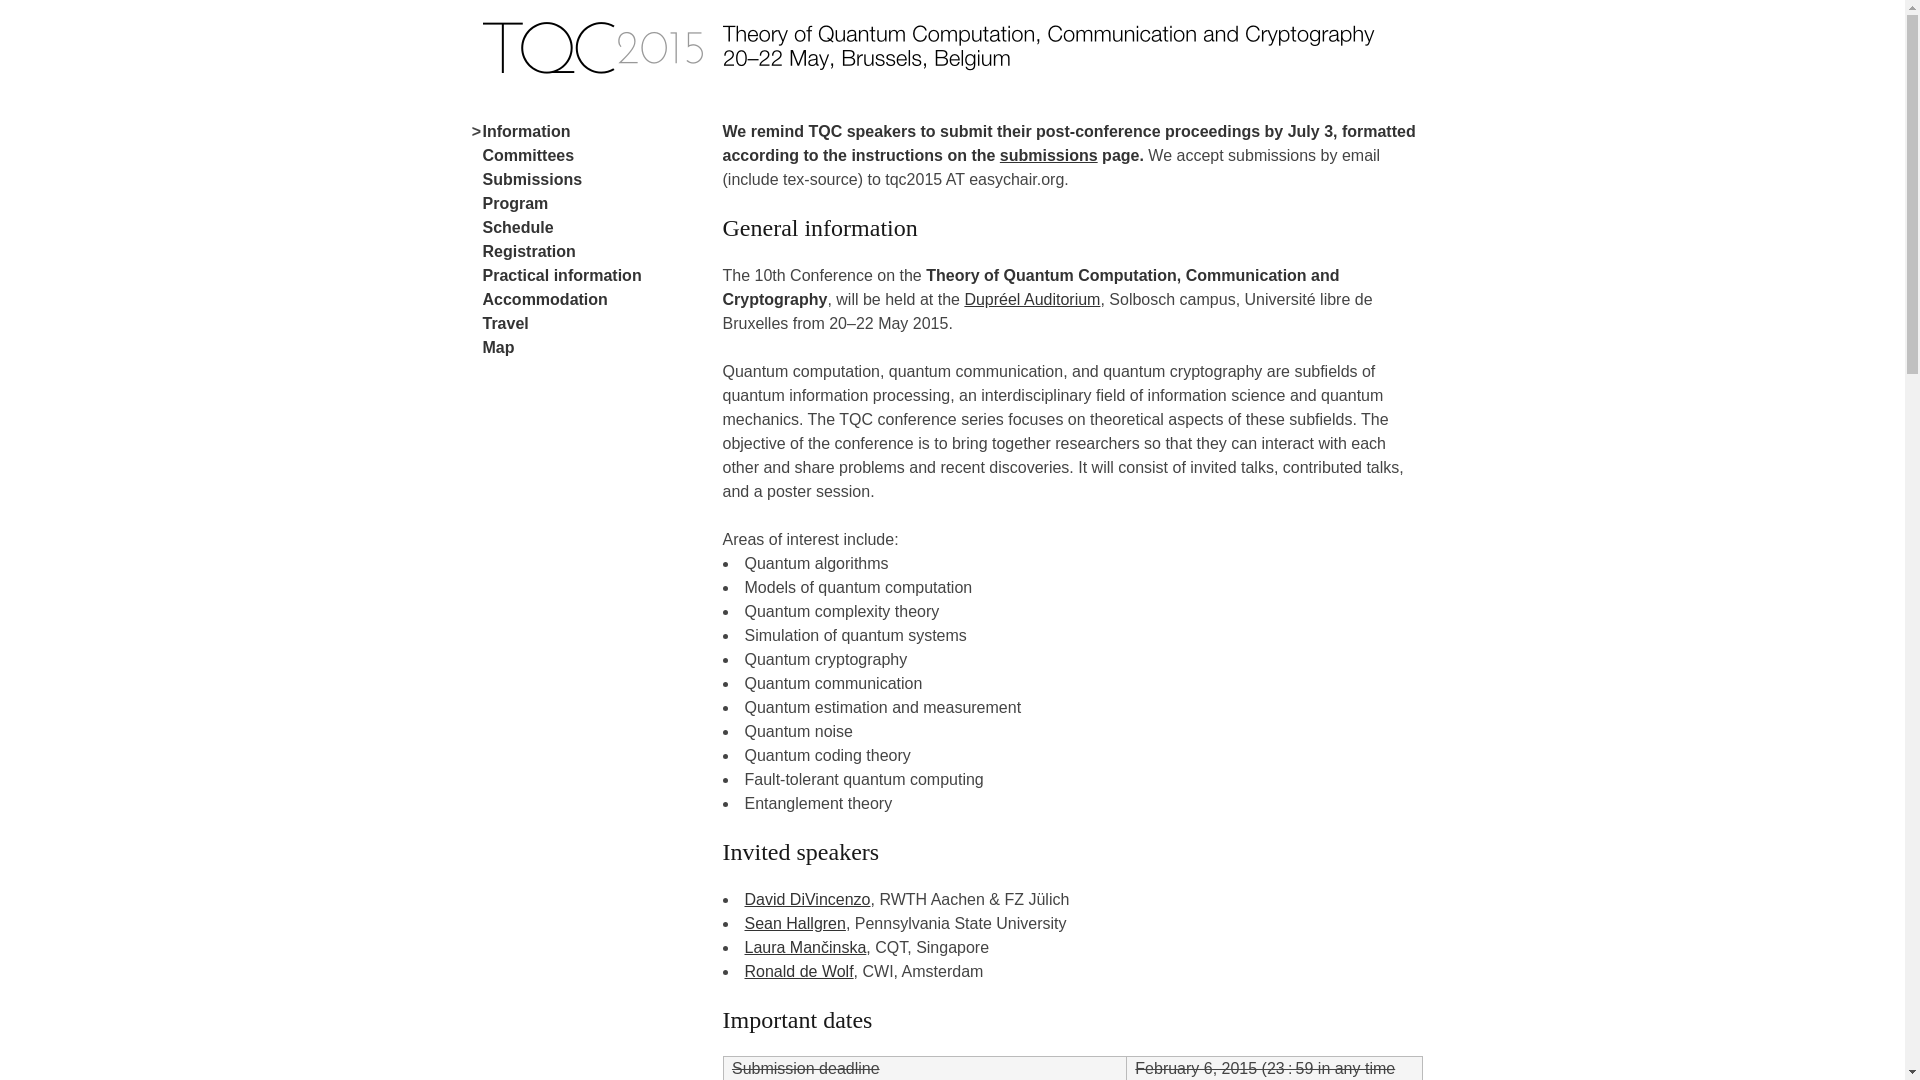  I want to click on 'Ronald de Wolf', so click(797, 970).